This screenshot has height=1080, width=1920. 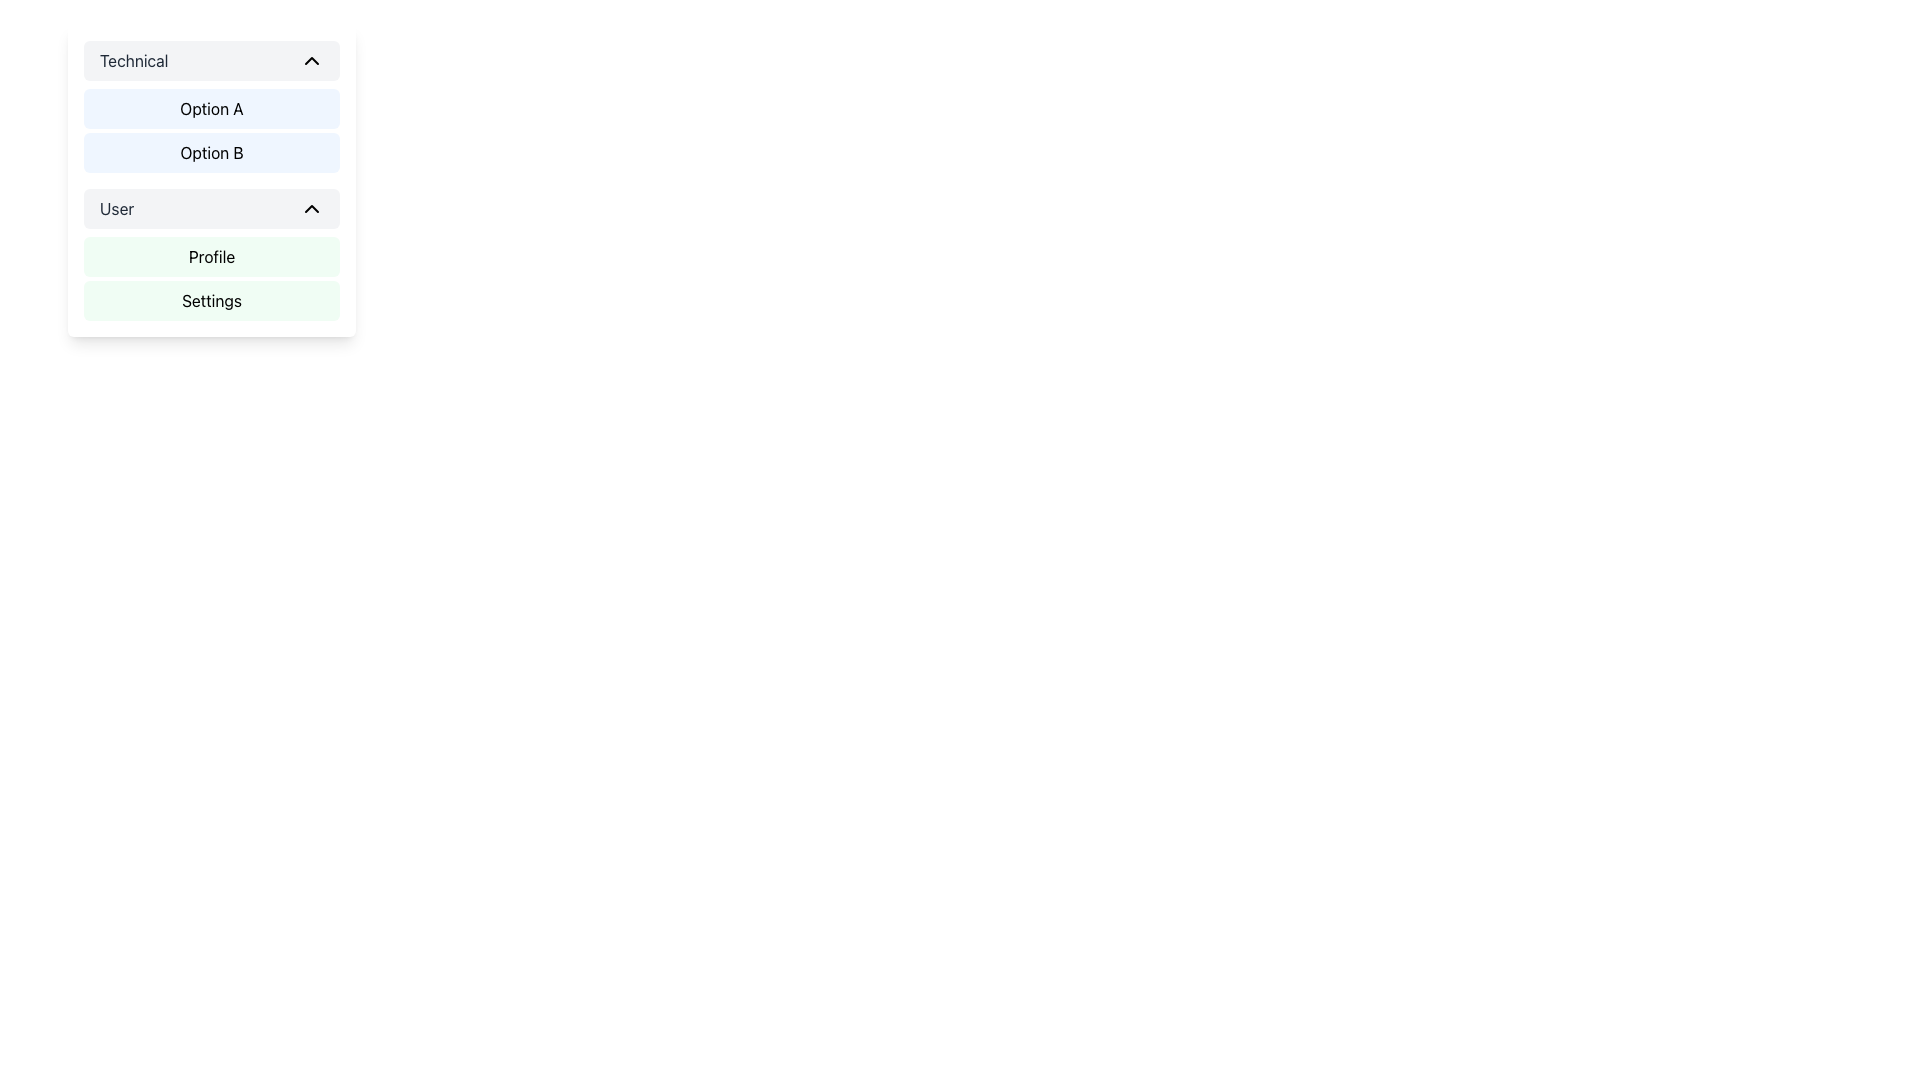 I want to click on the second option selection button under the 'Technical' category, so click(x=211, y=152).